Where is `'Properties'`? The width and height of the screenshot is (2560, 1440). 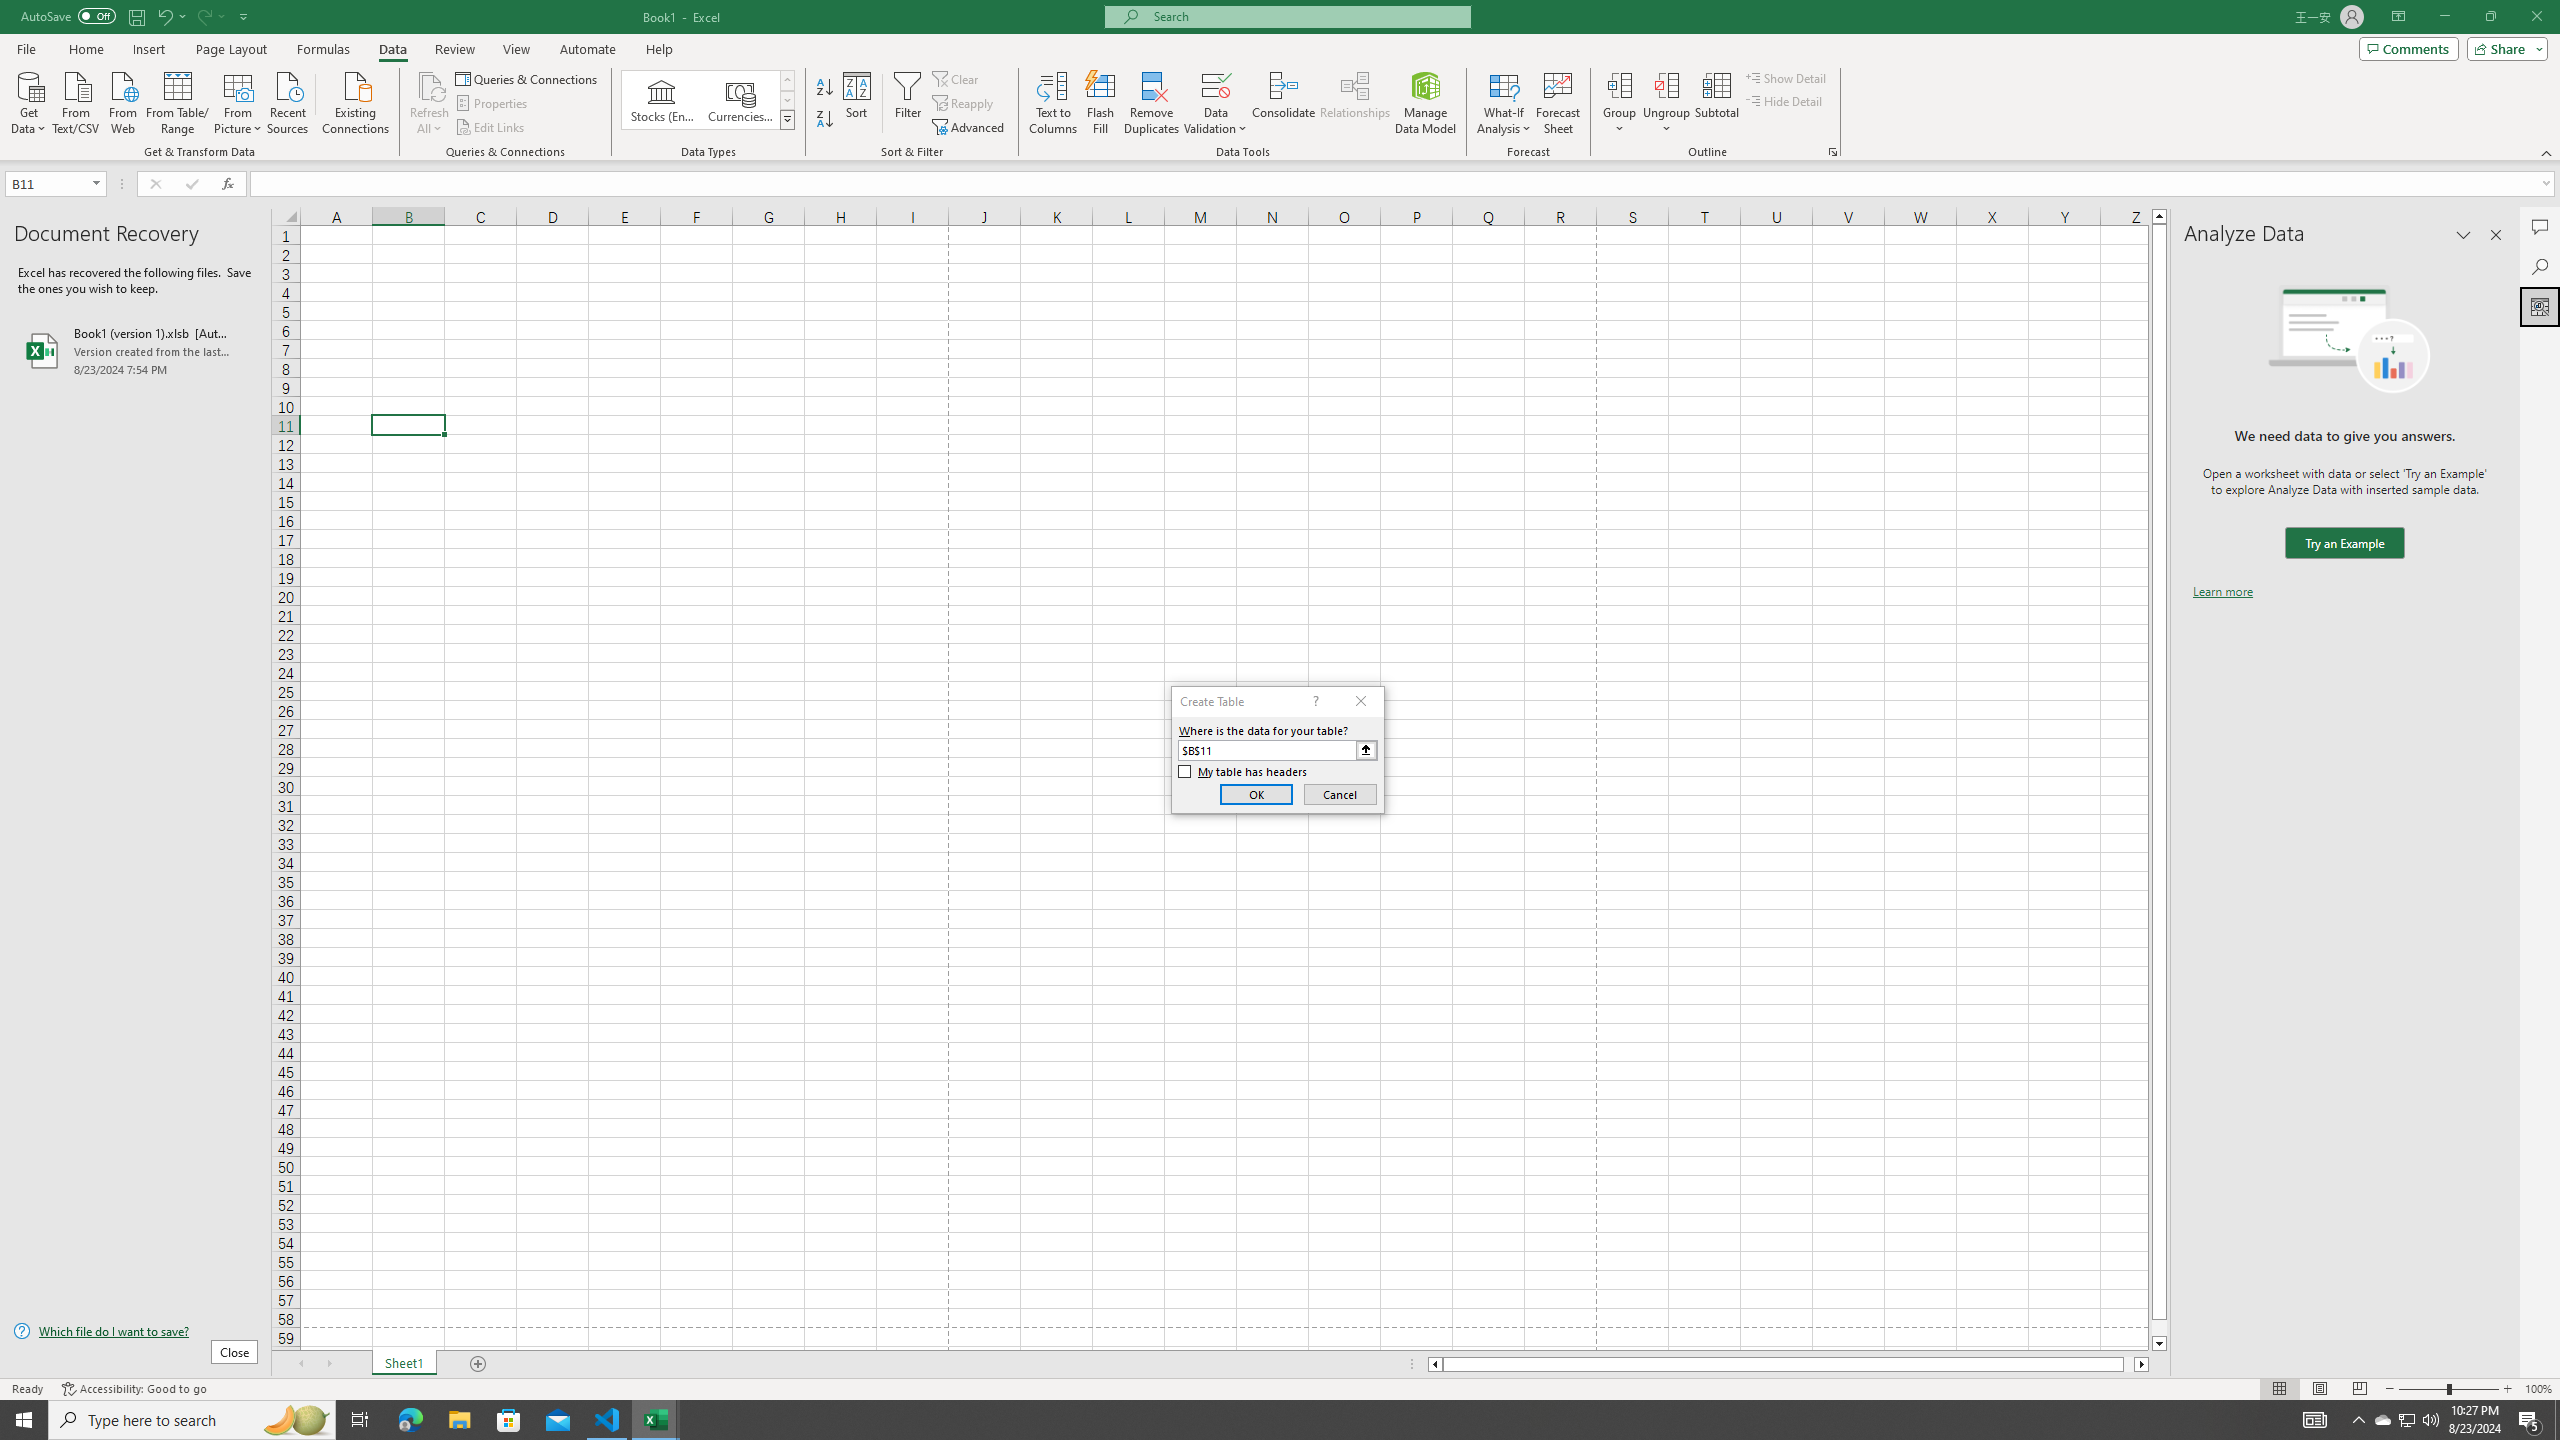 'Properties' is located at coordinates (493, 103).